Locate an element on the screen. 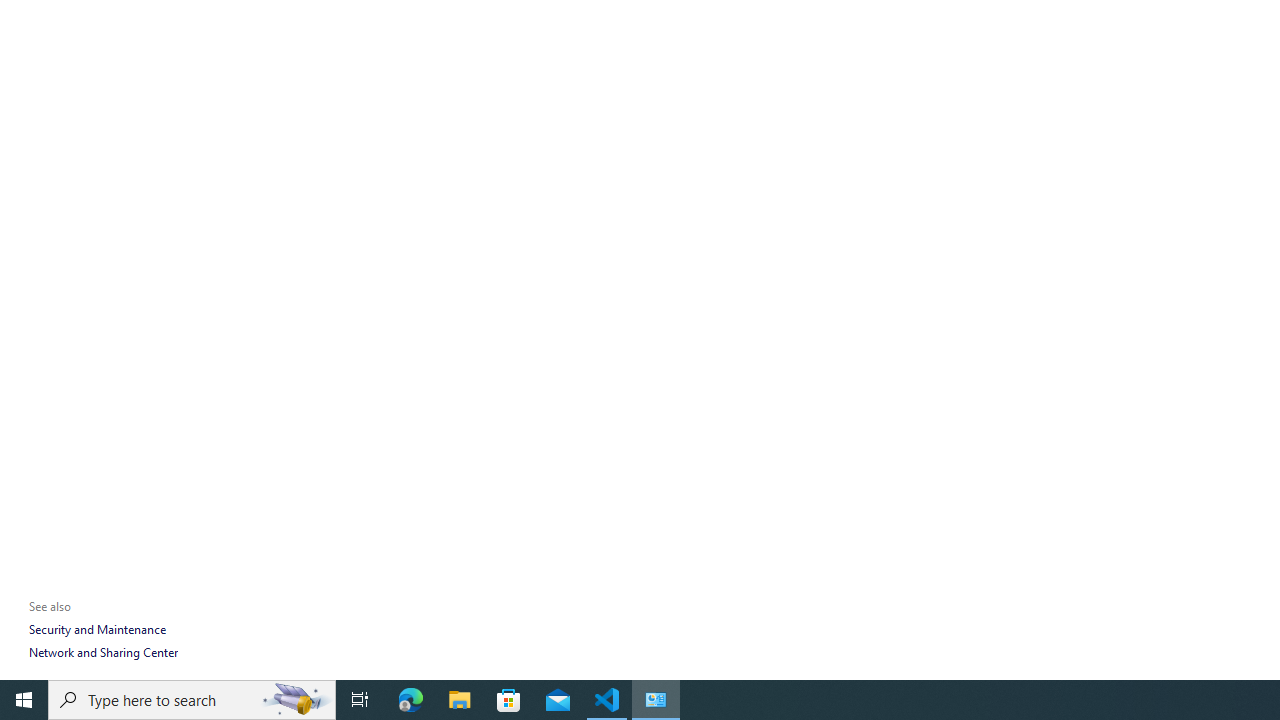 This screenshot has height=720, width=1280. 'Type here to search' is located at coordinates (192, 698).